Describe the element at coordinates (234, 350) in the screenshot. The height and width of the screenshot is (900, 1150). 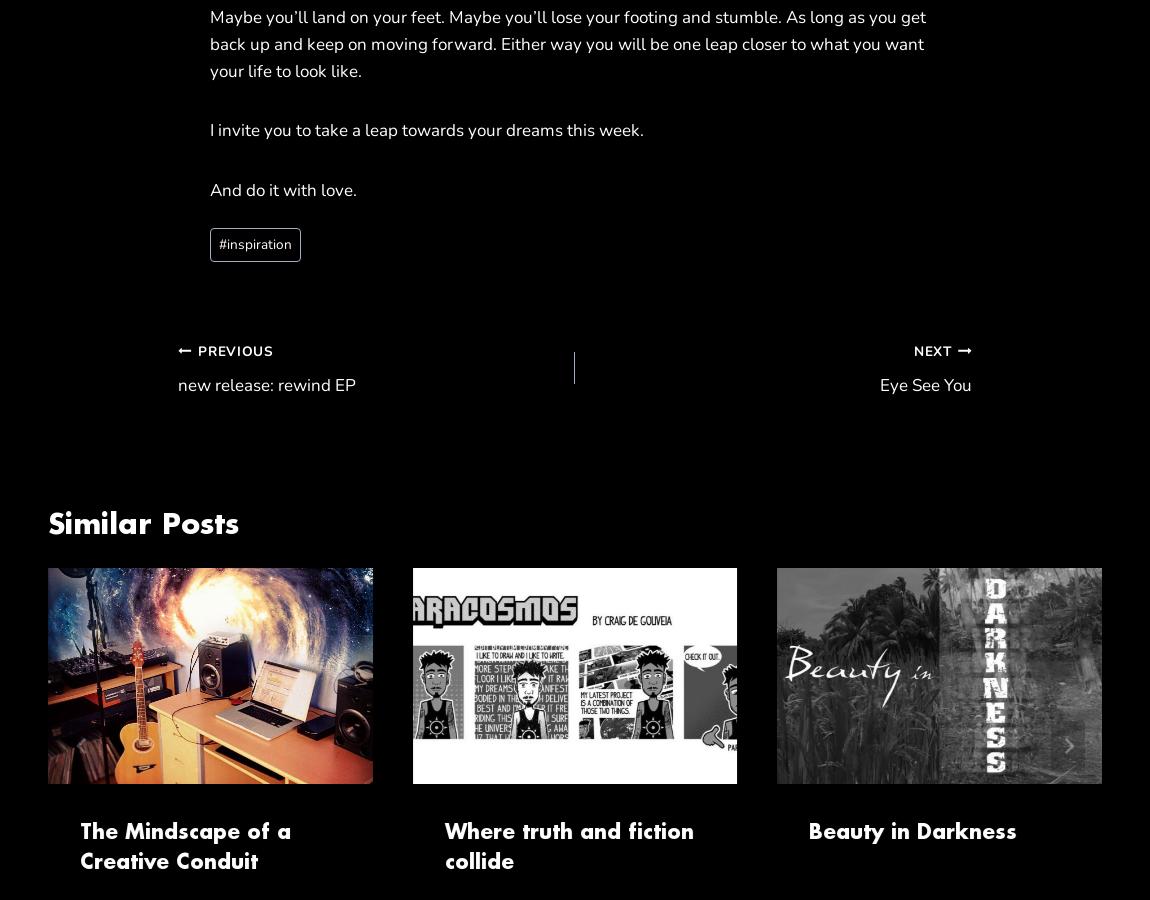
I see `'Previous'` at that location.